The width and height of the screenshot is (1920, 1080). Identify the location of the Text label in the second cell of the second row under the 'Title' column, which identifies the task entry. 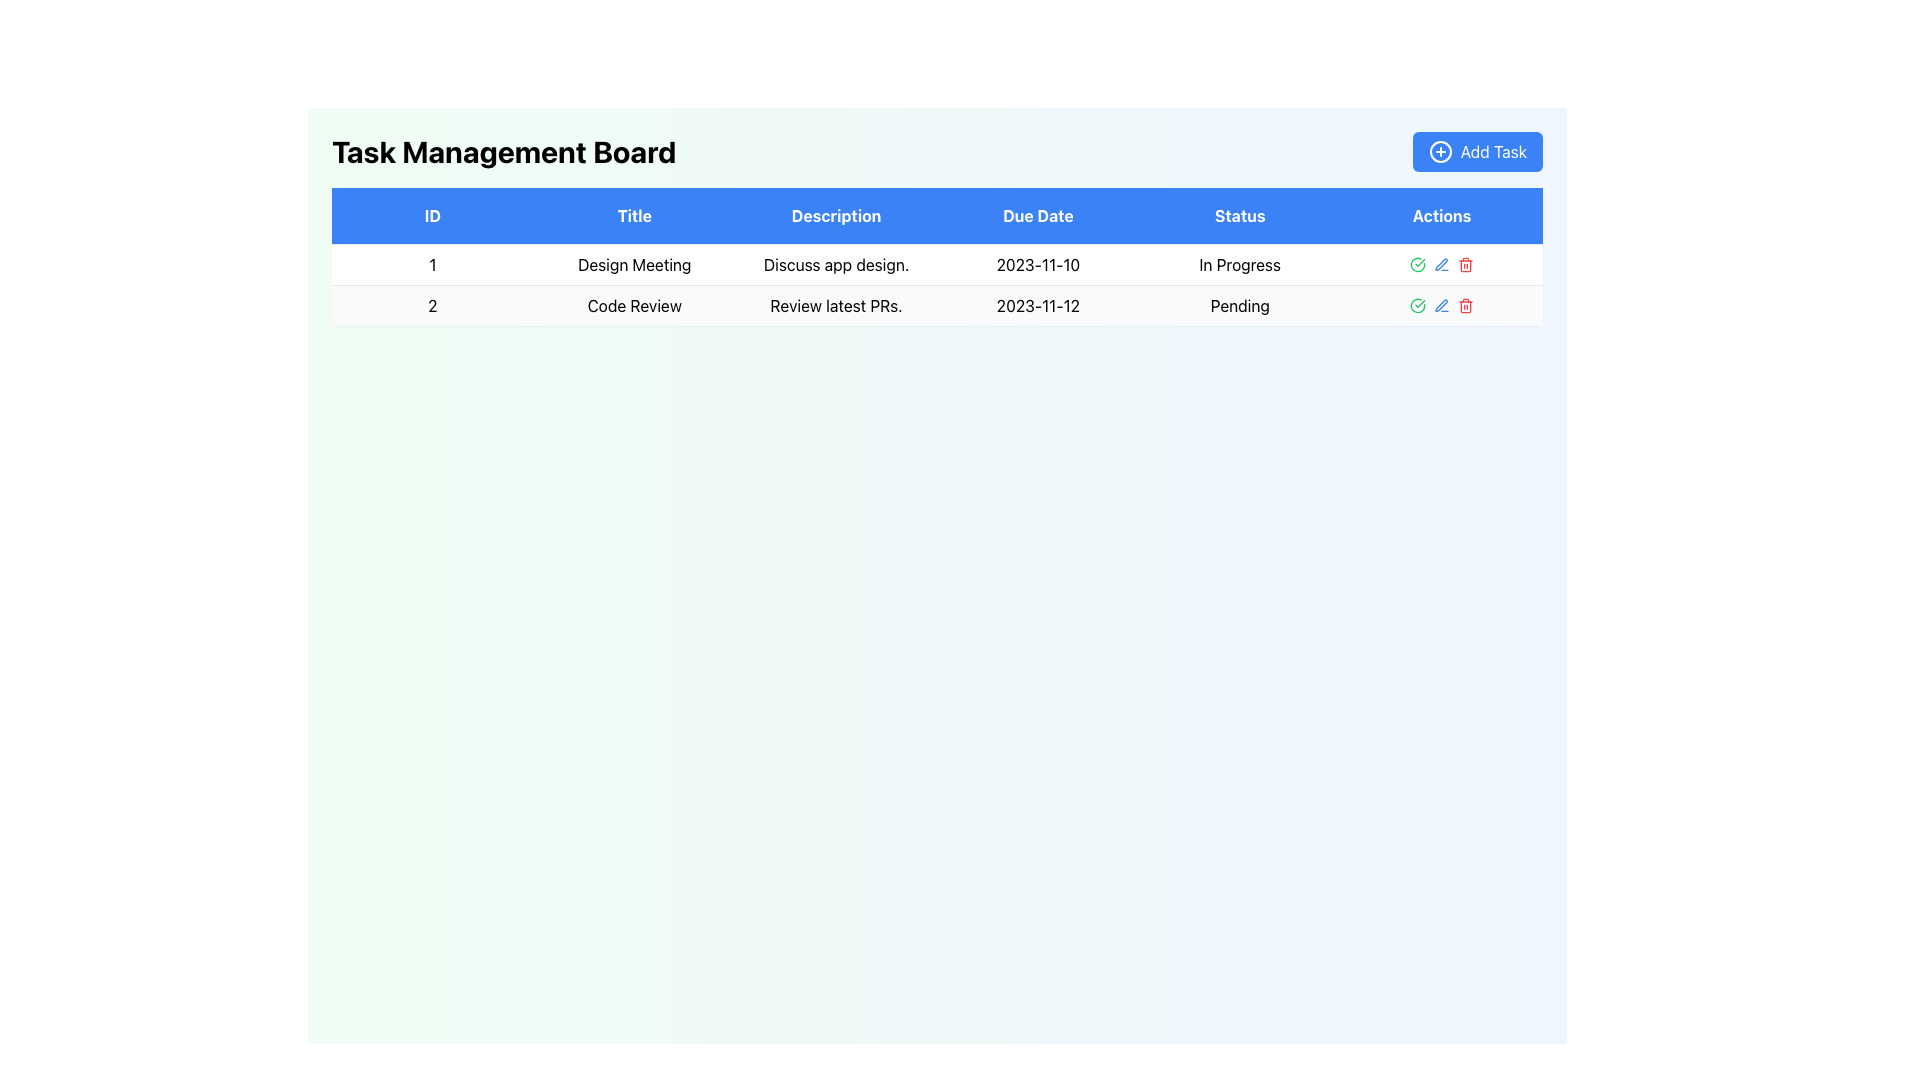
(633, 305).